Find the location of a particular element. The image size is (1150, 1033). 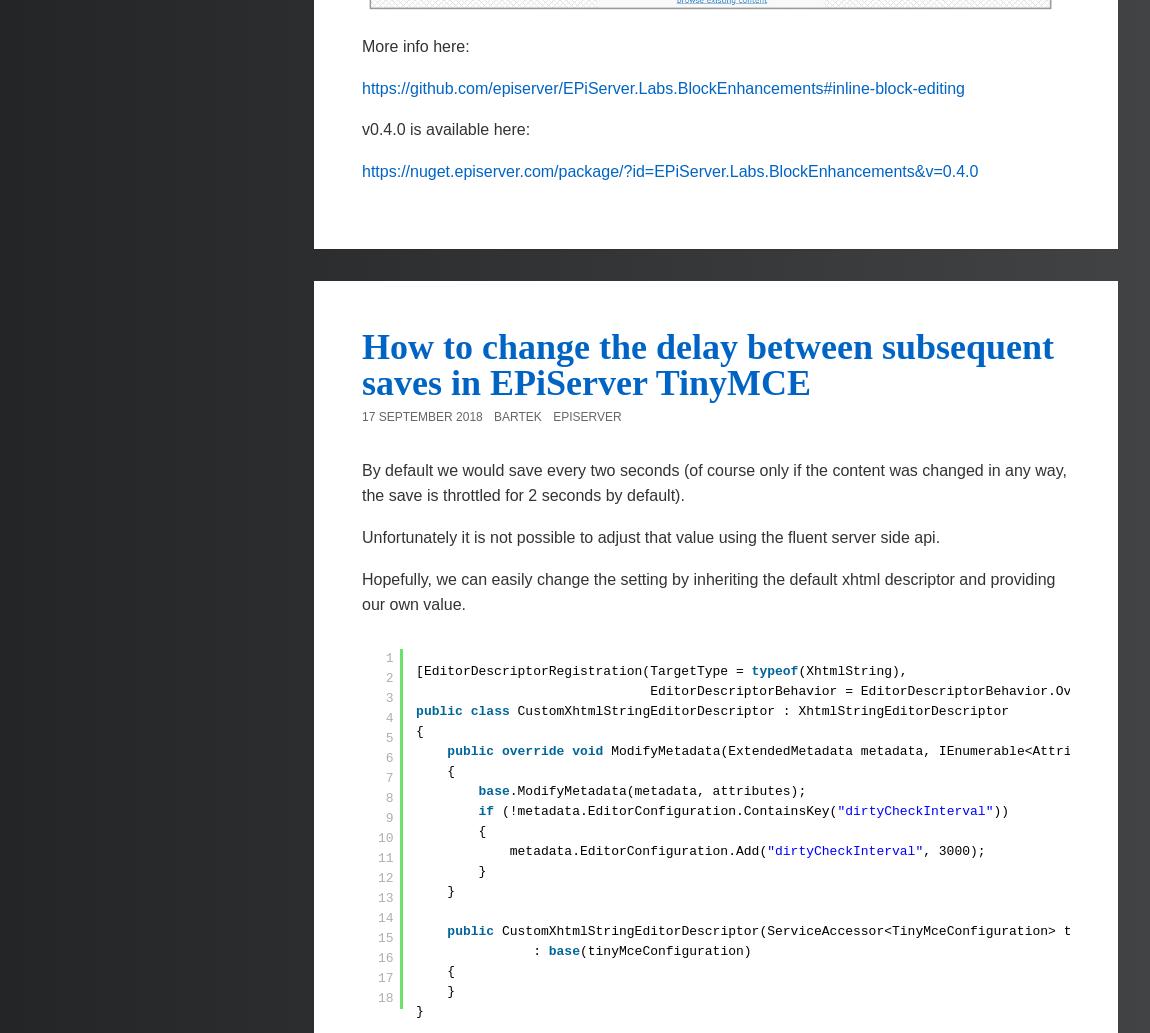

'17 September 2018' is located at coordinates (362, 415).